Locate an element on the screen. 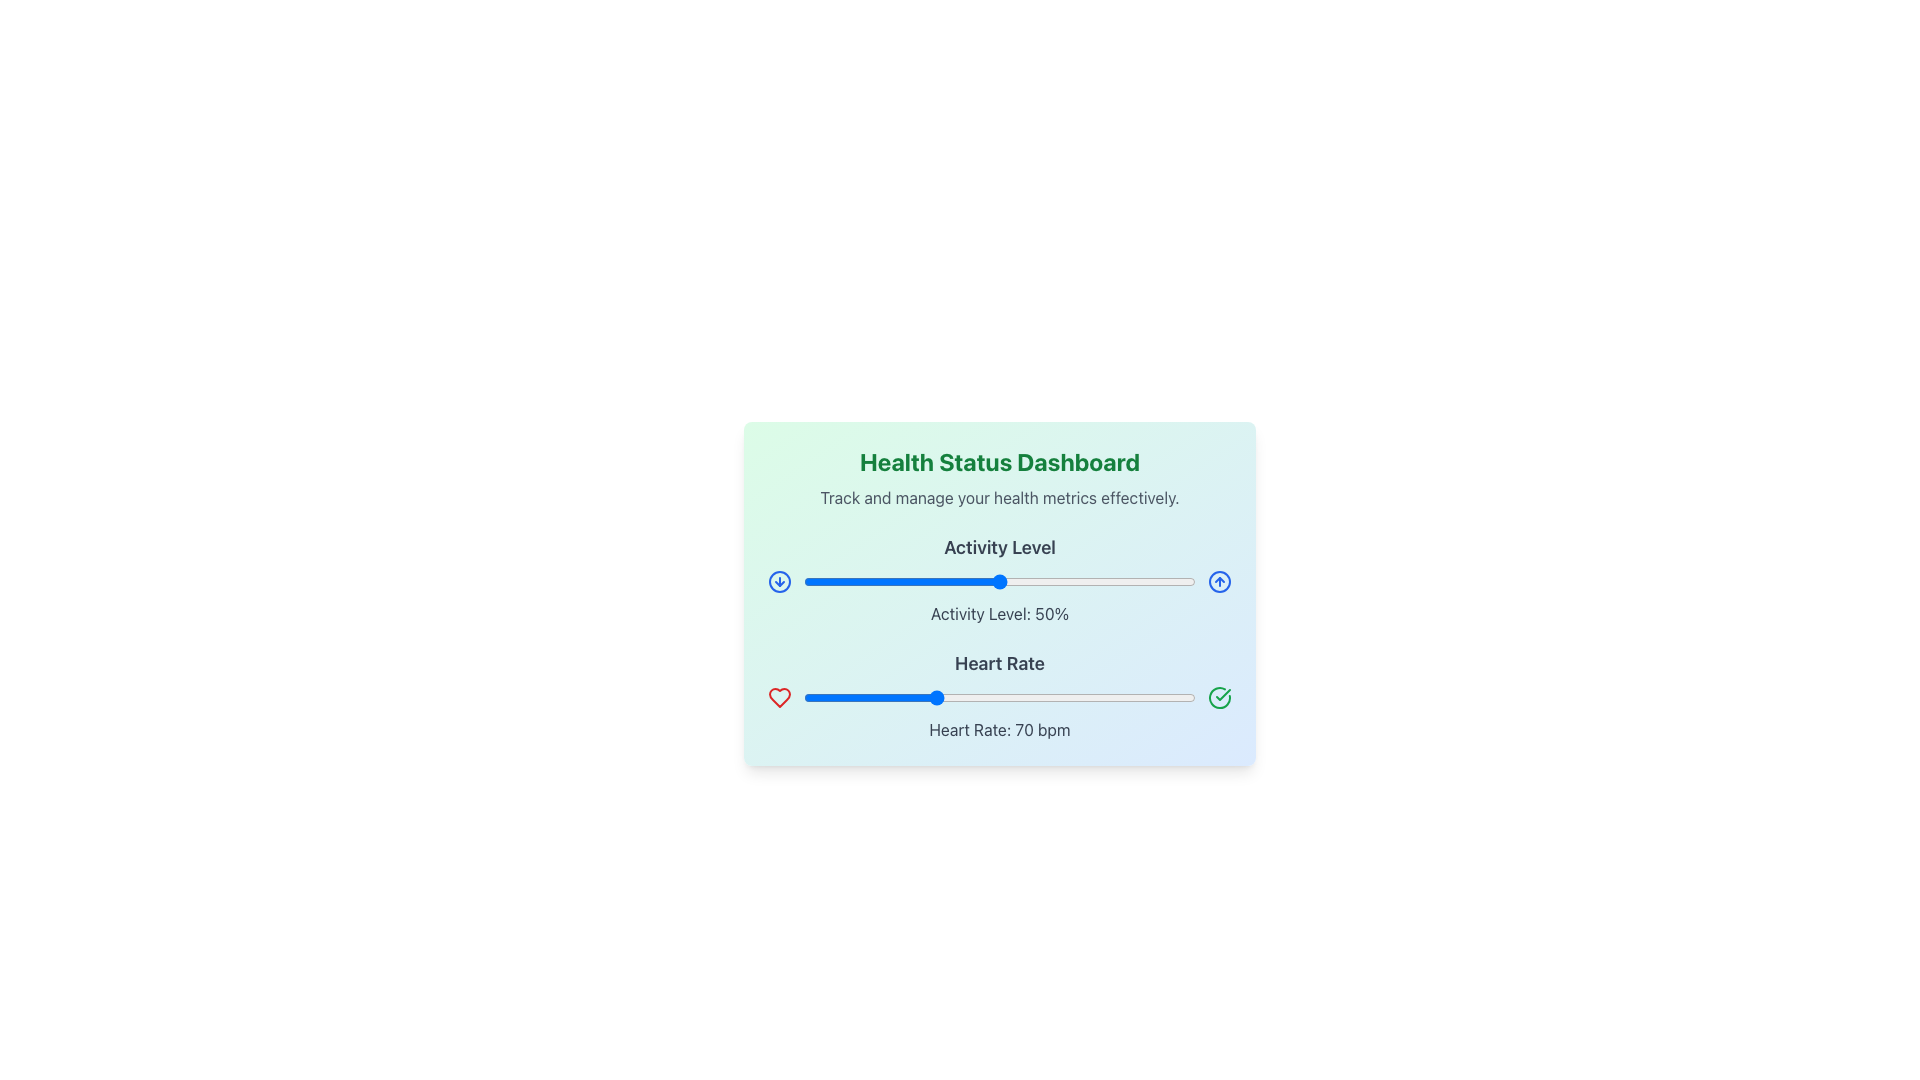 The height and width of the screenshot is (1080, 1920). the Status Panel, which features a gradient background from green to blue and includes the title 'Health Status Dashboard' in bold green, along with sections for 'Activity Level' and 'Heart Rate' is located at coordinates (999, 593).